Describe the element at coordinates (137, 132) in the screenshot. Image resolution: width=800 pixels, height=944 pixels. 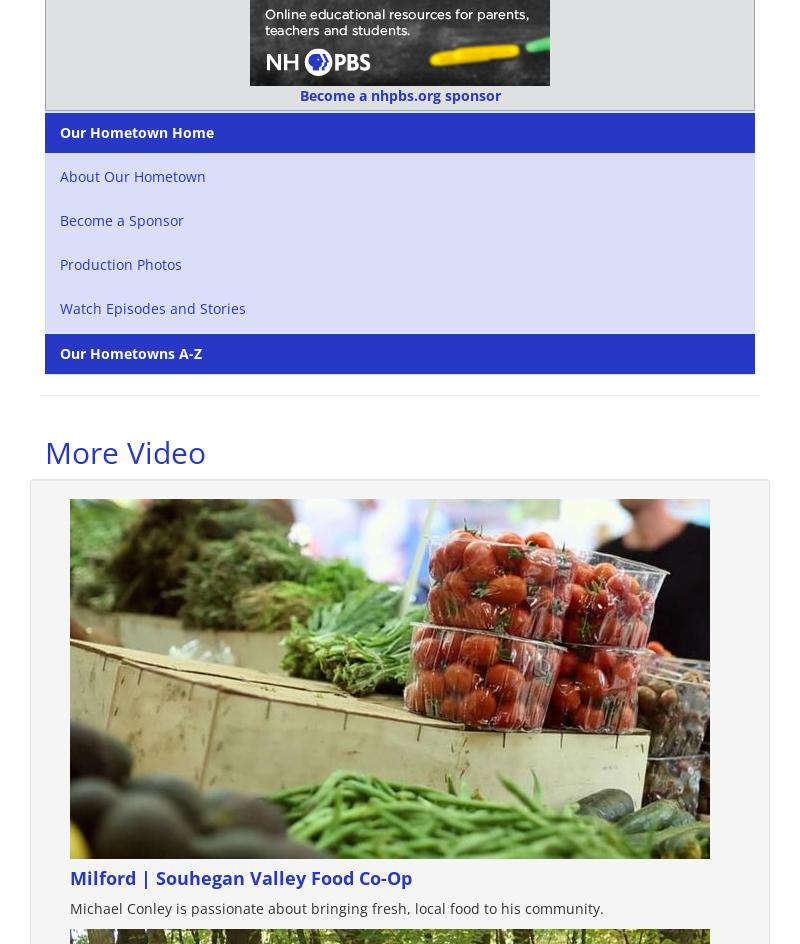
I see `'Our Hometown Home'` at that location.